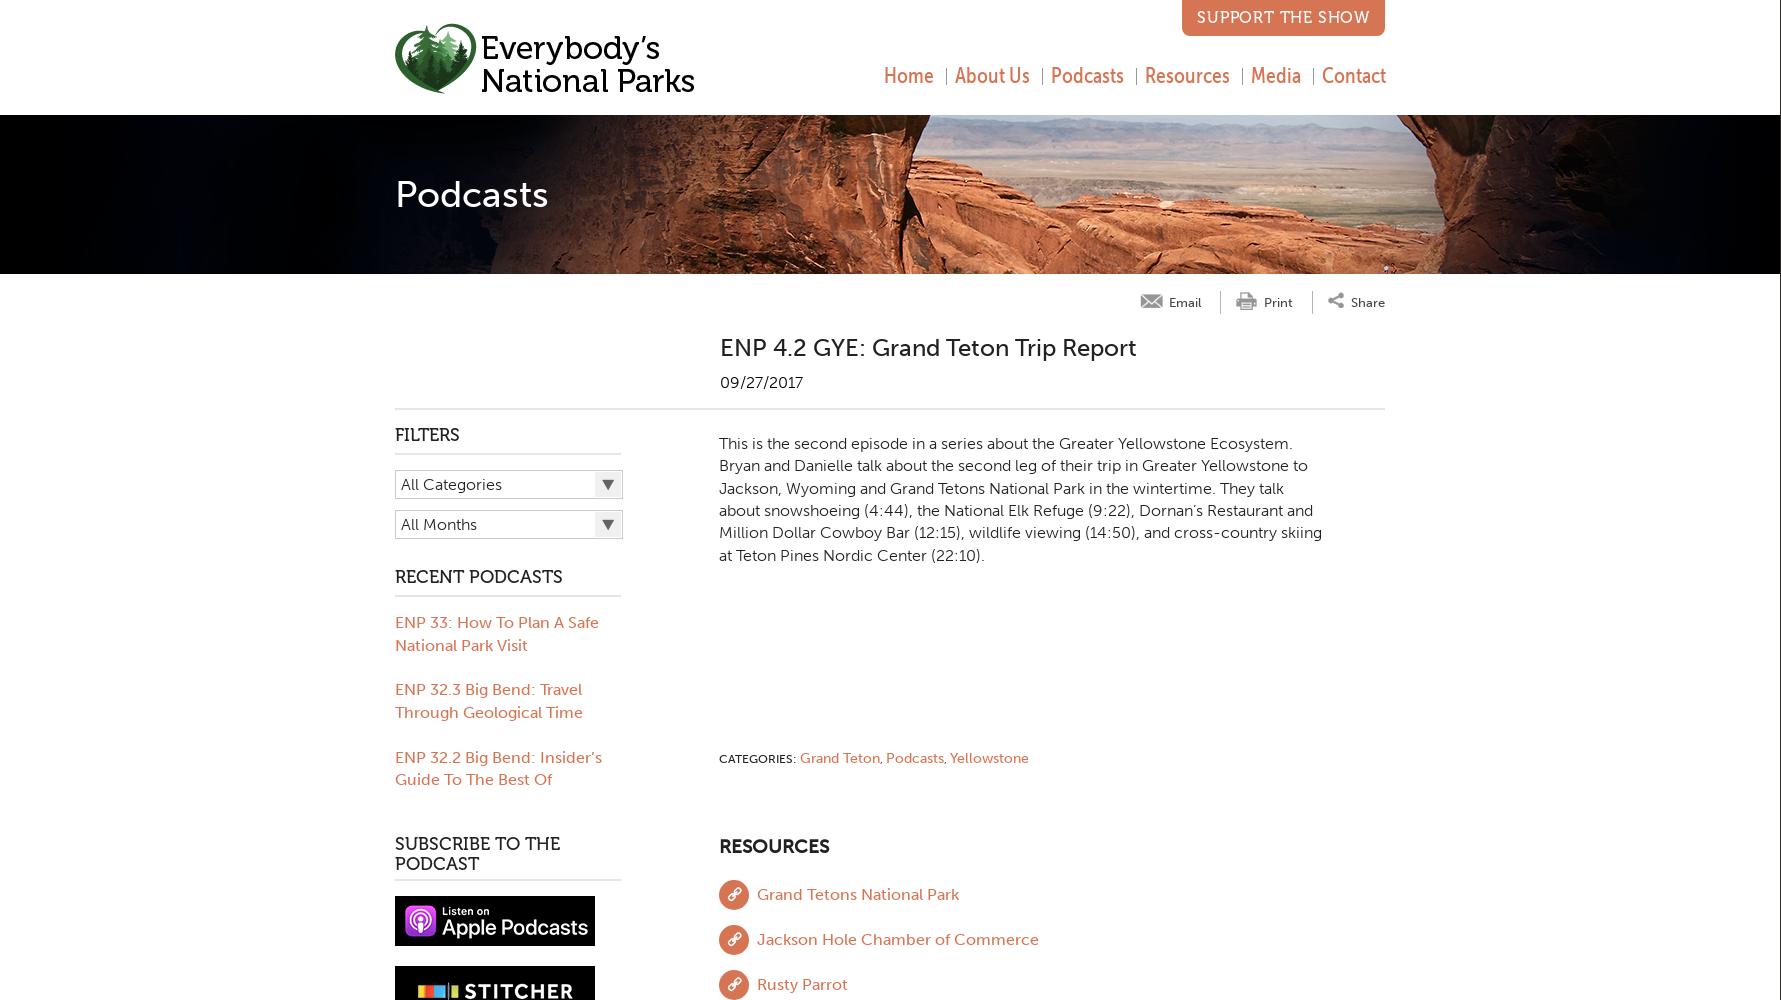 This screenshot has height=1000, width=1781. I want to click on 'Olympic National Park', so click(467, 846).